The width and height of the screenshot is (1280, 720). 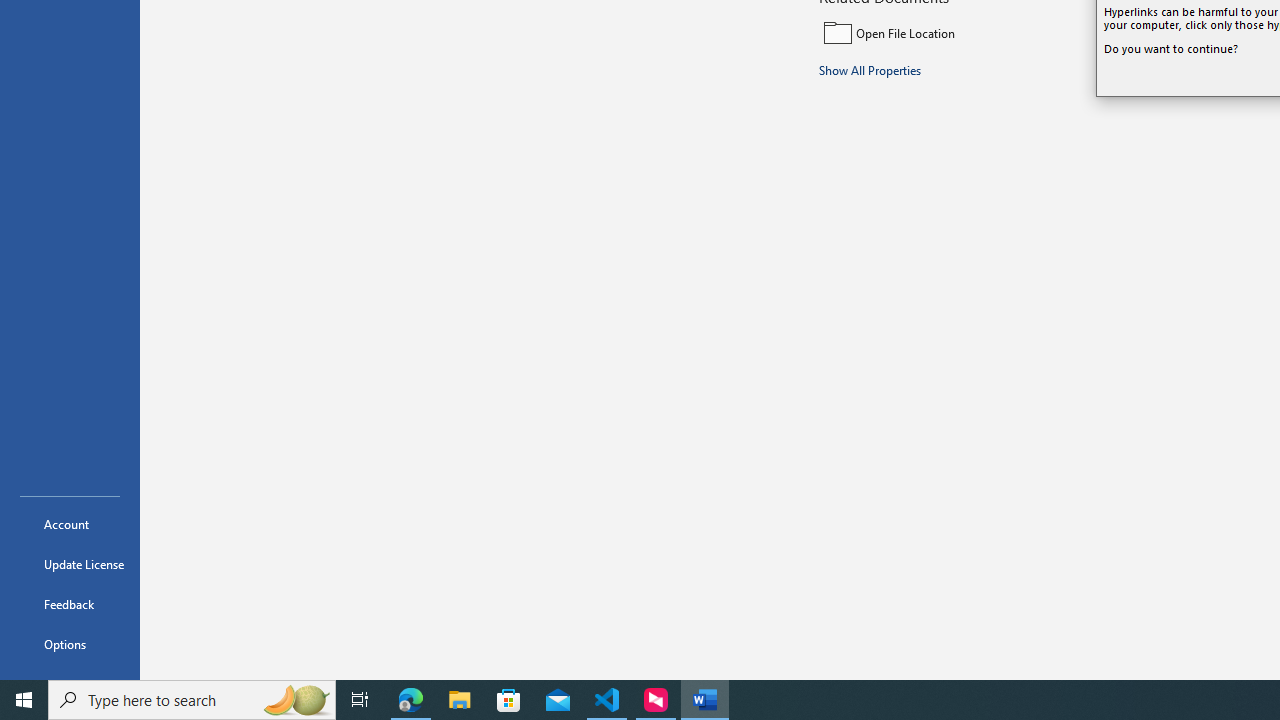 What do you see at coordinates (606, 698) in the screenshot?
I see `'Visual Studio Code - 1 running window'` at bounding box center [606, 698].